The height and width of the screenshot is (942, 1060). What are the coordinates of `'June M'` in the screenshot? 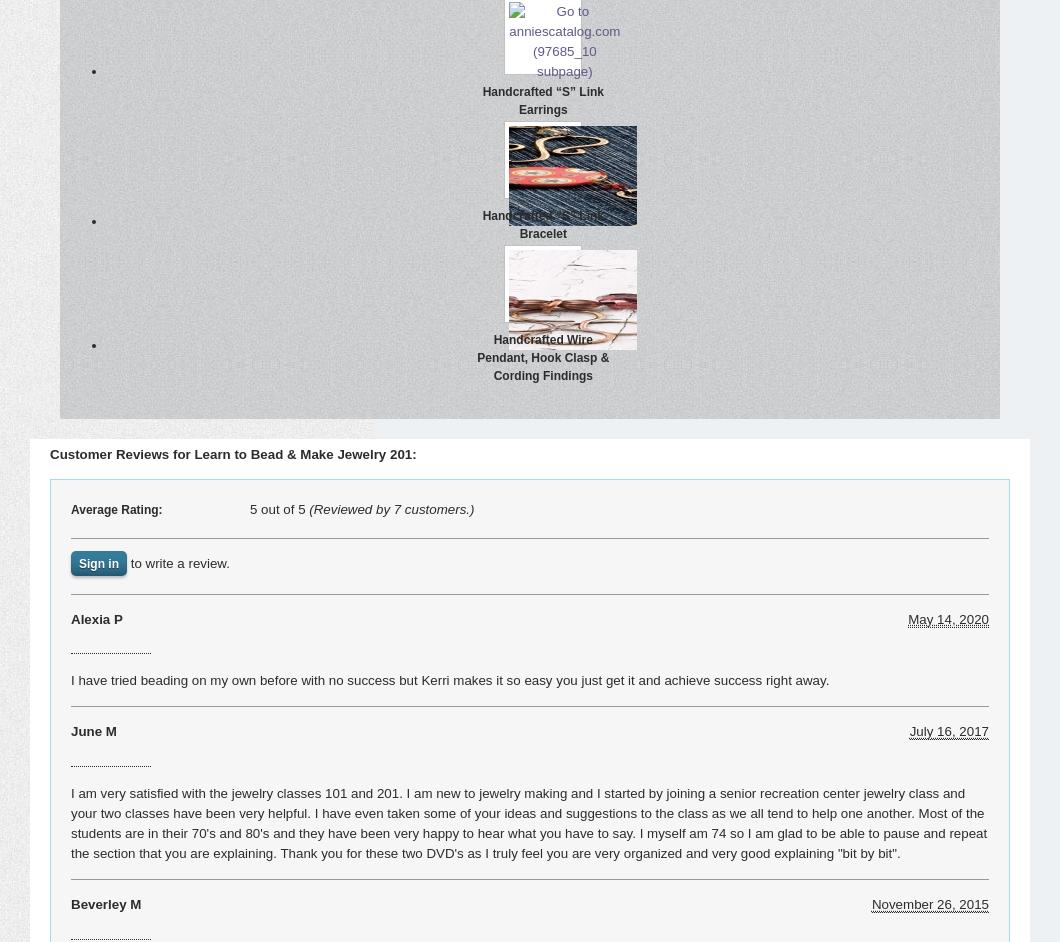 It's located at (93, 730).